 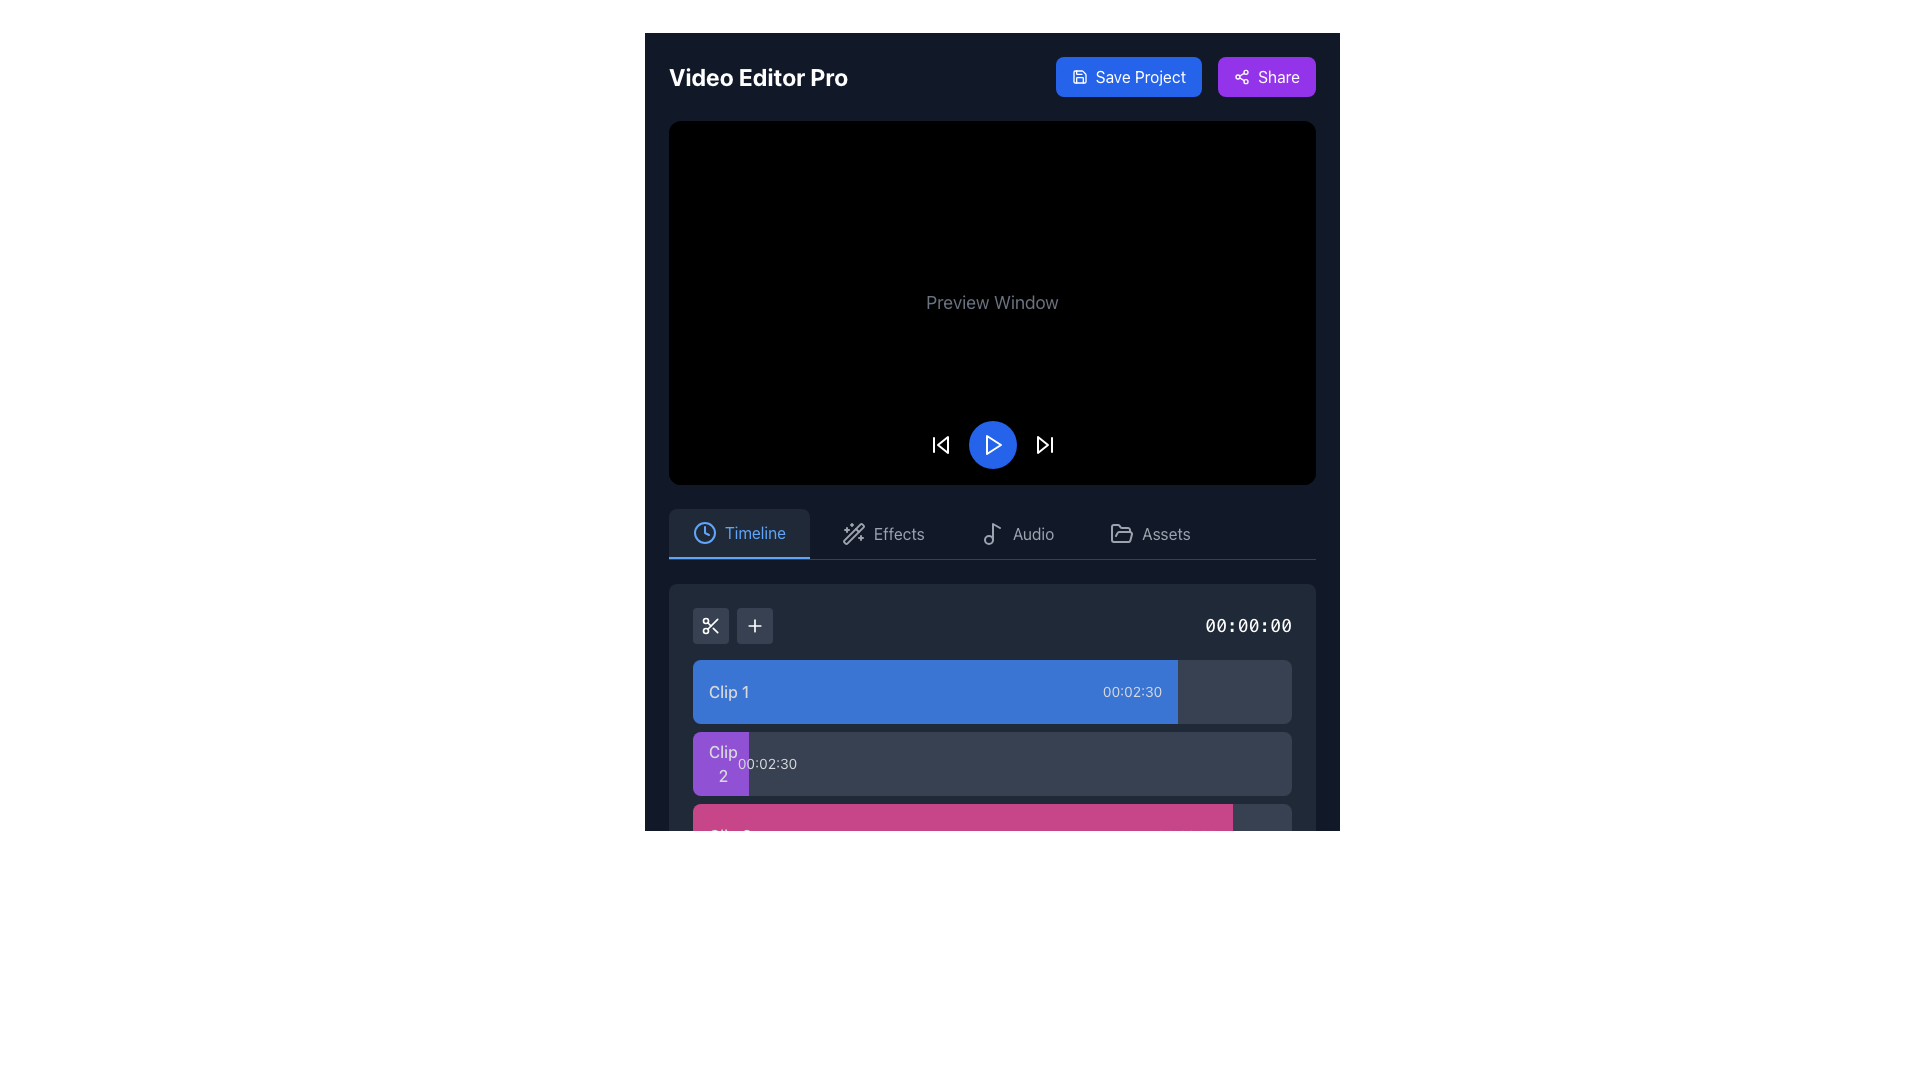 What do you see at coordinates (992, 533) in the screenshot?
I see `the 'Audio' tab in the Navigation bar to manage audio elements` at bounding box center [992, 533].